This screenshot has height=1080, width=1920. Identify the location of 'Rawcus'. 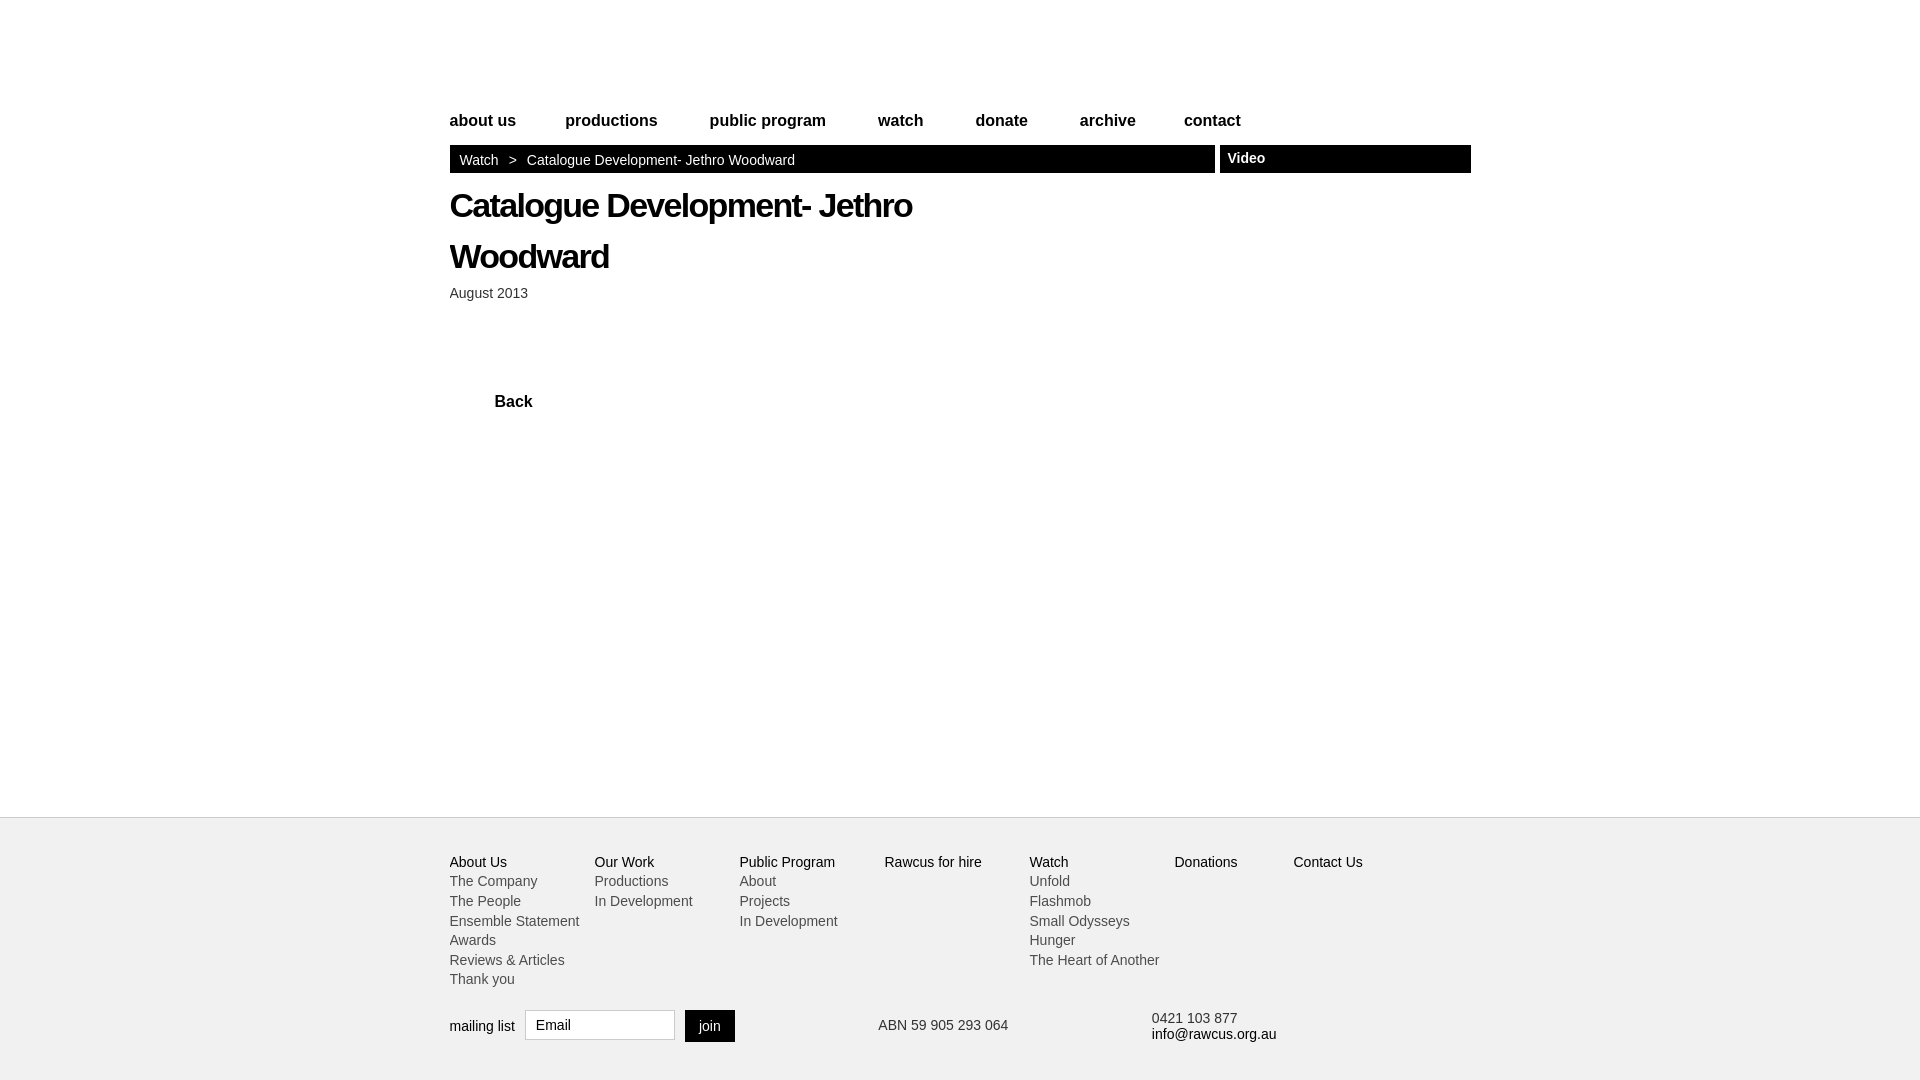
(574, 56).